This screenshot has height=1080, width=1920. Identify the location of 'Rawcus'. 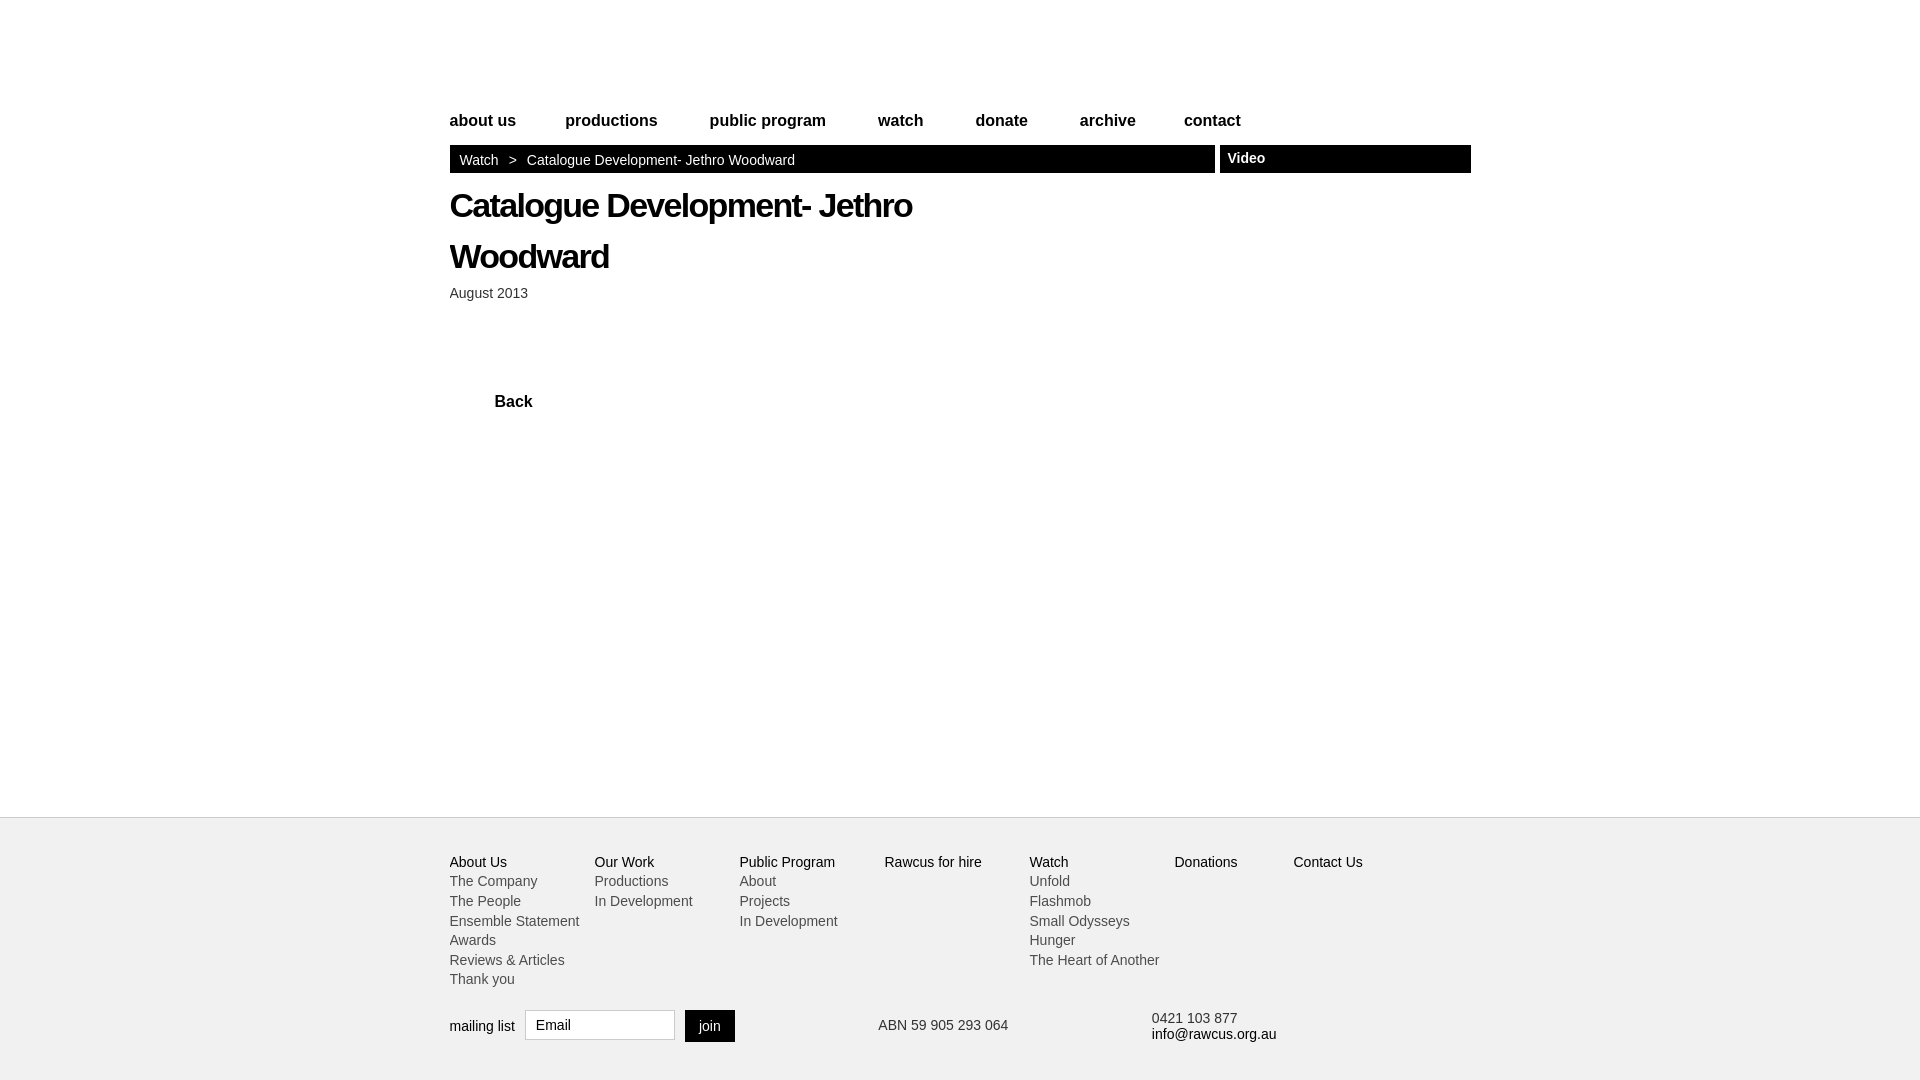
(574, 56).